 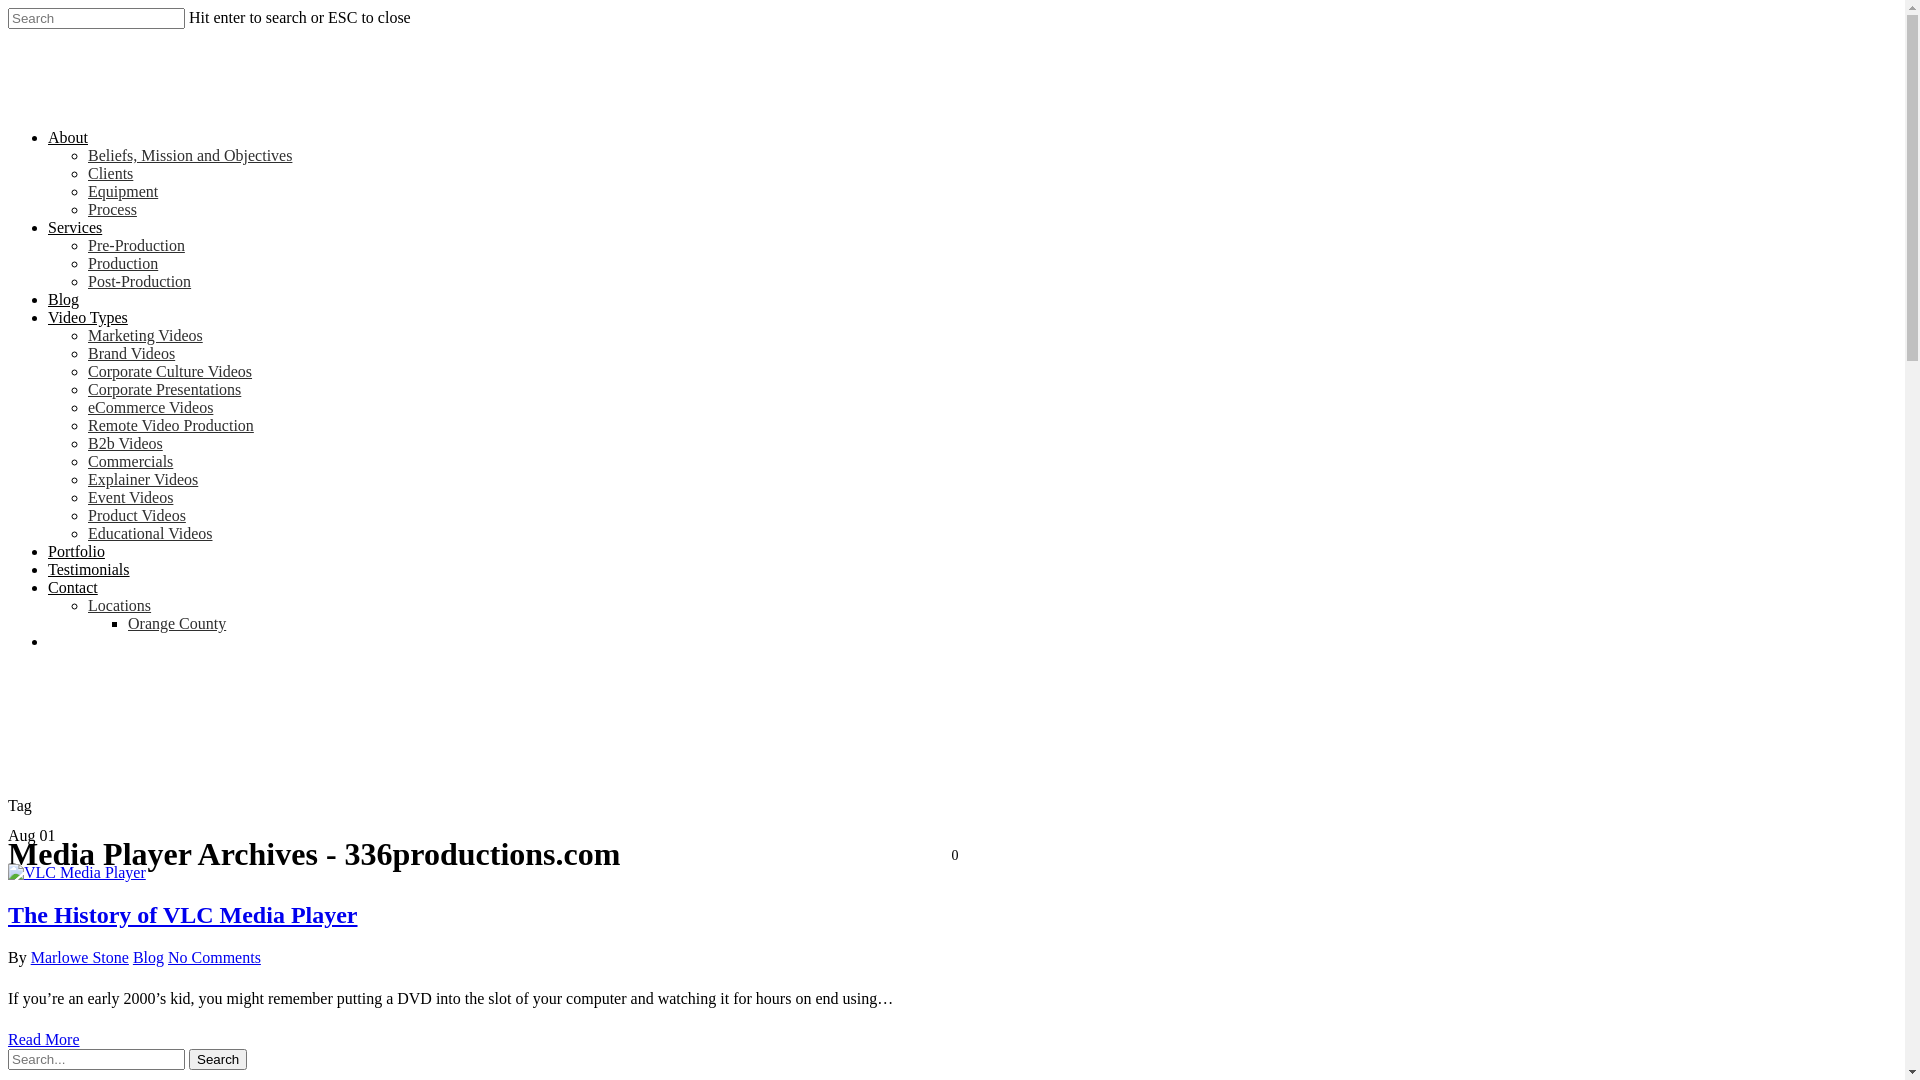 What do you see at coordinates (129, 461) in the screenshot?
I see `'Commercials'` at bounding box center [129, 461].